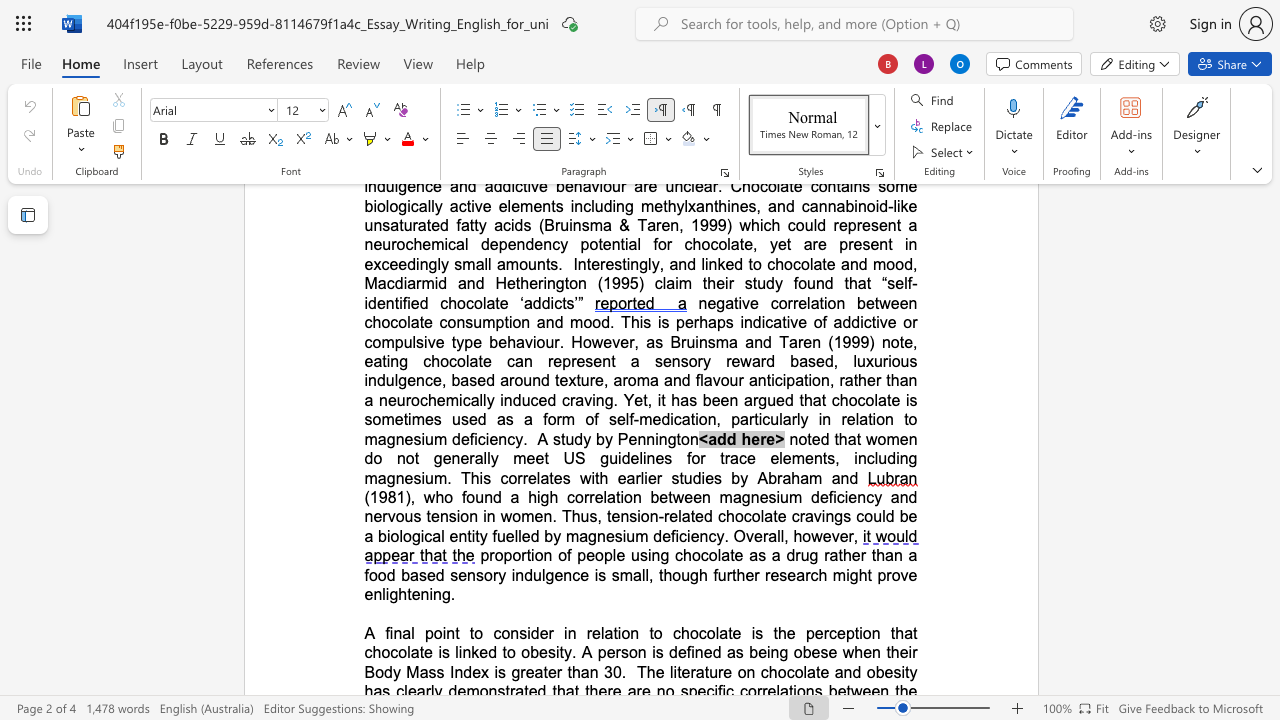  I want to click on the space between the continuous character "d" and "d" in the text, so click(725, 438).